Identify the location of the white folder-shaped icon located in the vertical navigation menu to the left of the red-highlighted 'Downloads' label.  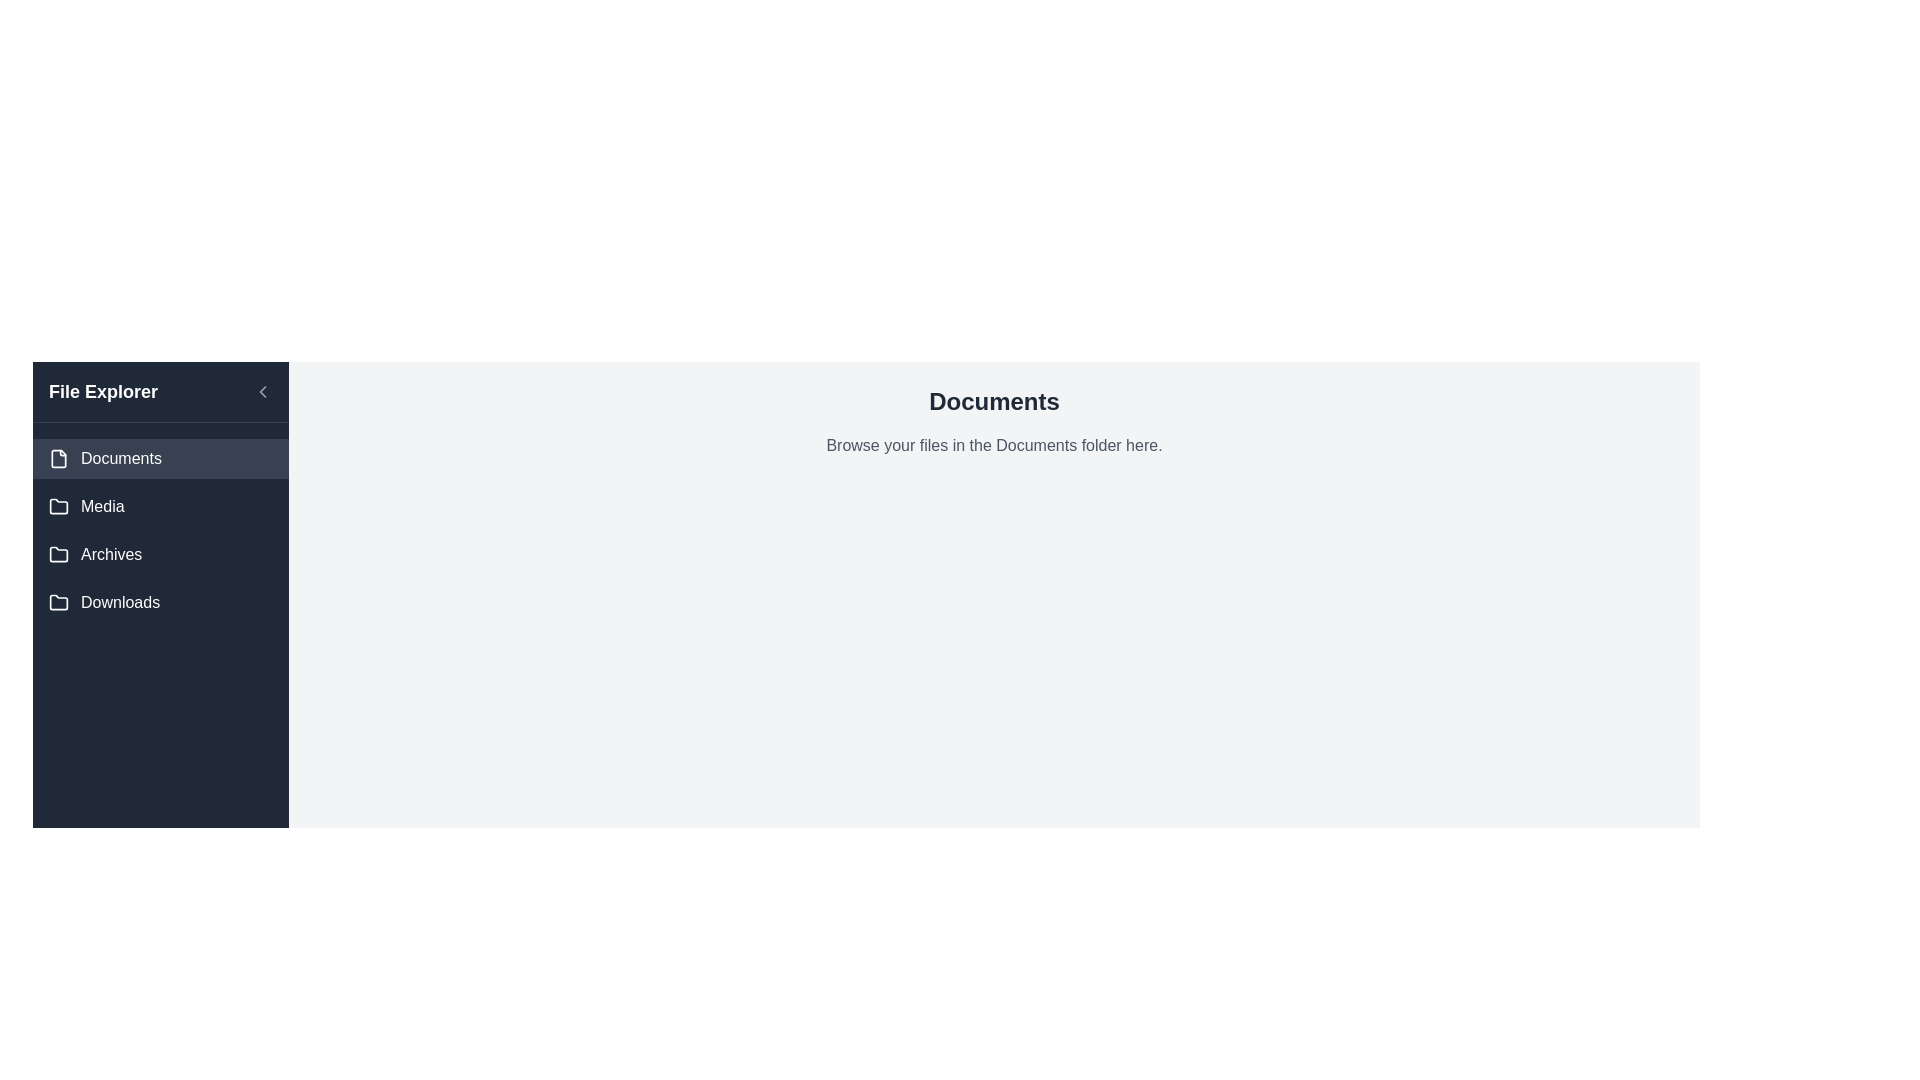
(58, 601).